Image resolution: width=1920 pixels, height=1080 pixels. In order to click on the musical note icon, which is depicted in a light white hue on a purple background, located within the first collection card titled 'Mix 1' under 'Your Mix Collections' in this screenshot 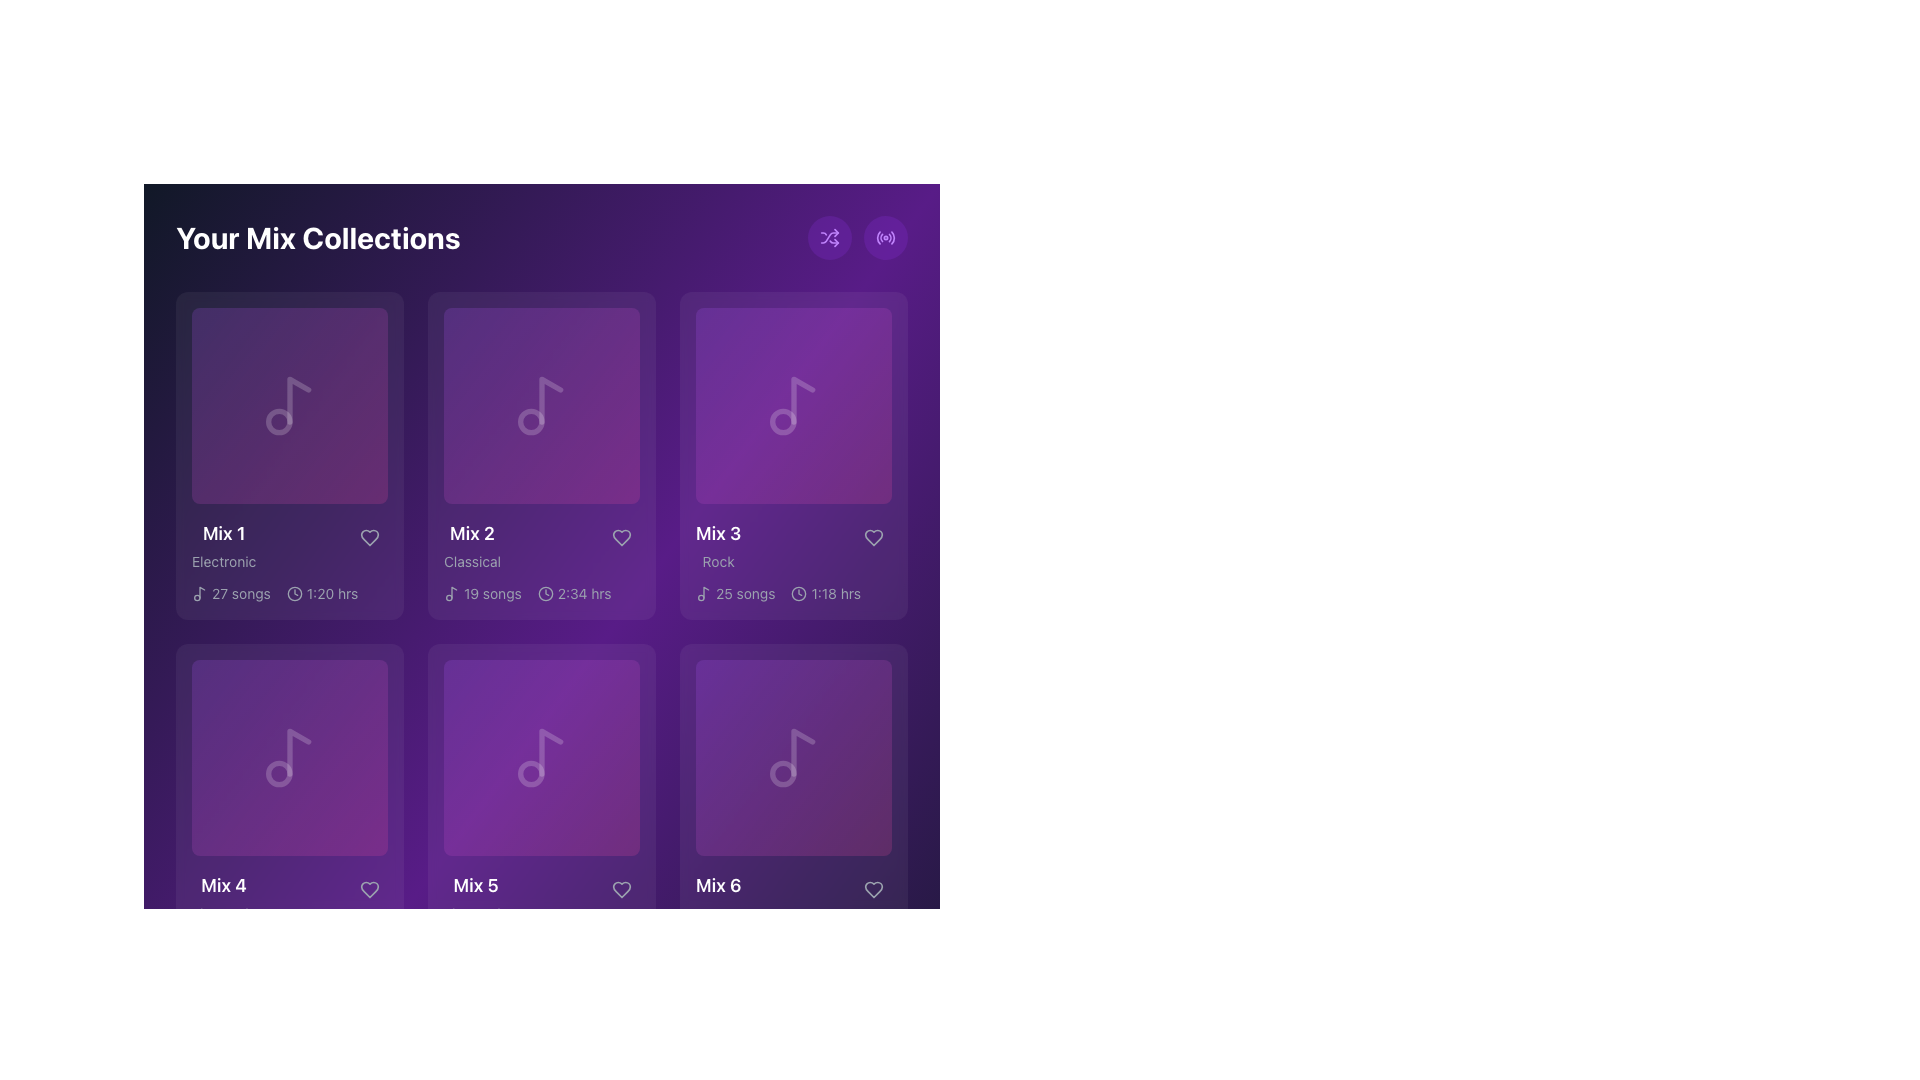, I will do `click(288, 405)`.